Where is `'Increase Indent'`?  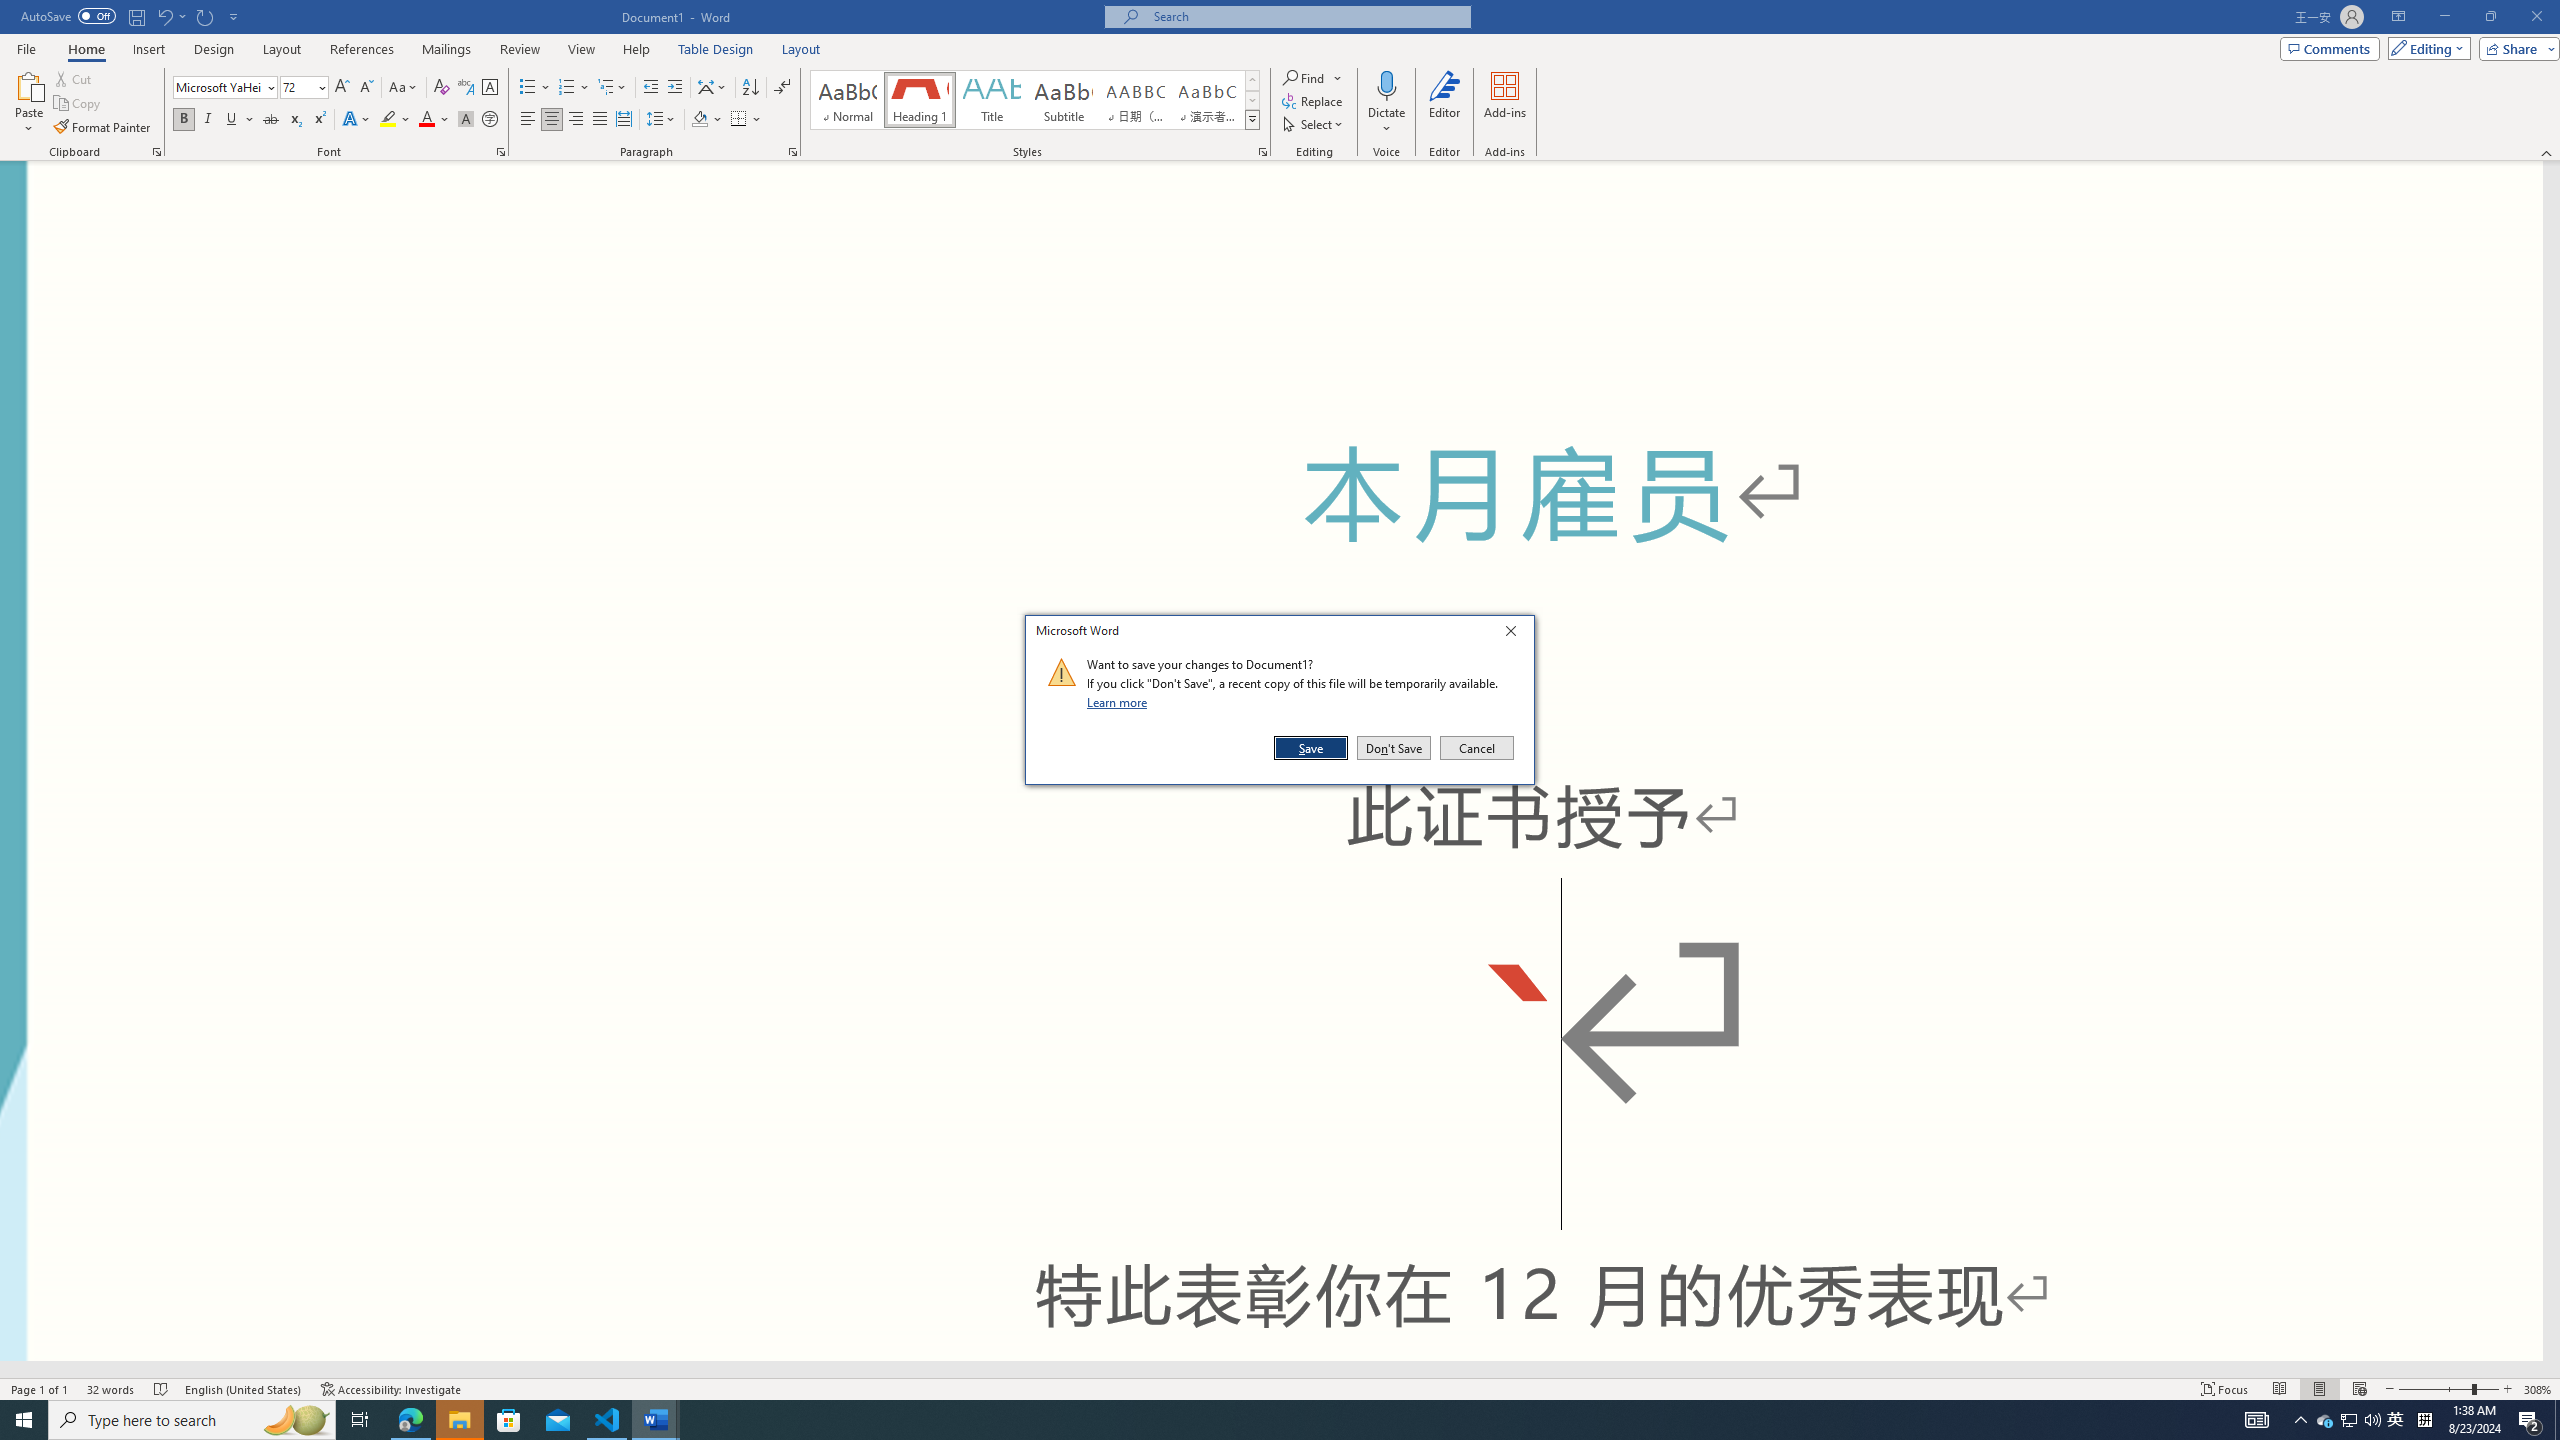 'Increase Indent' is located at coordinates (673, 87).